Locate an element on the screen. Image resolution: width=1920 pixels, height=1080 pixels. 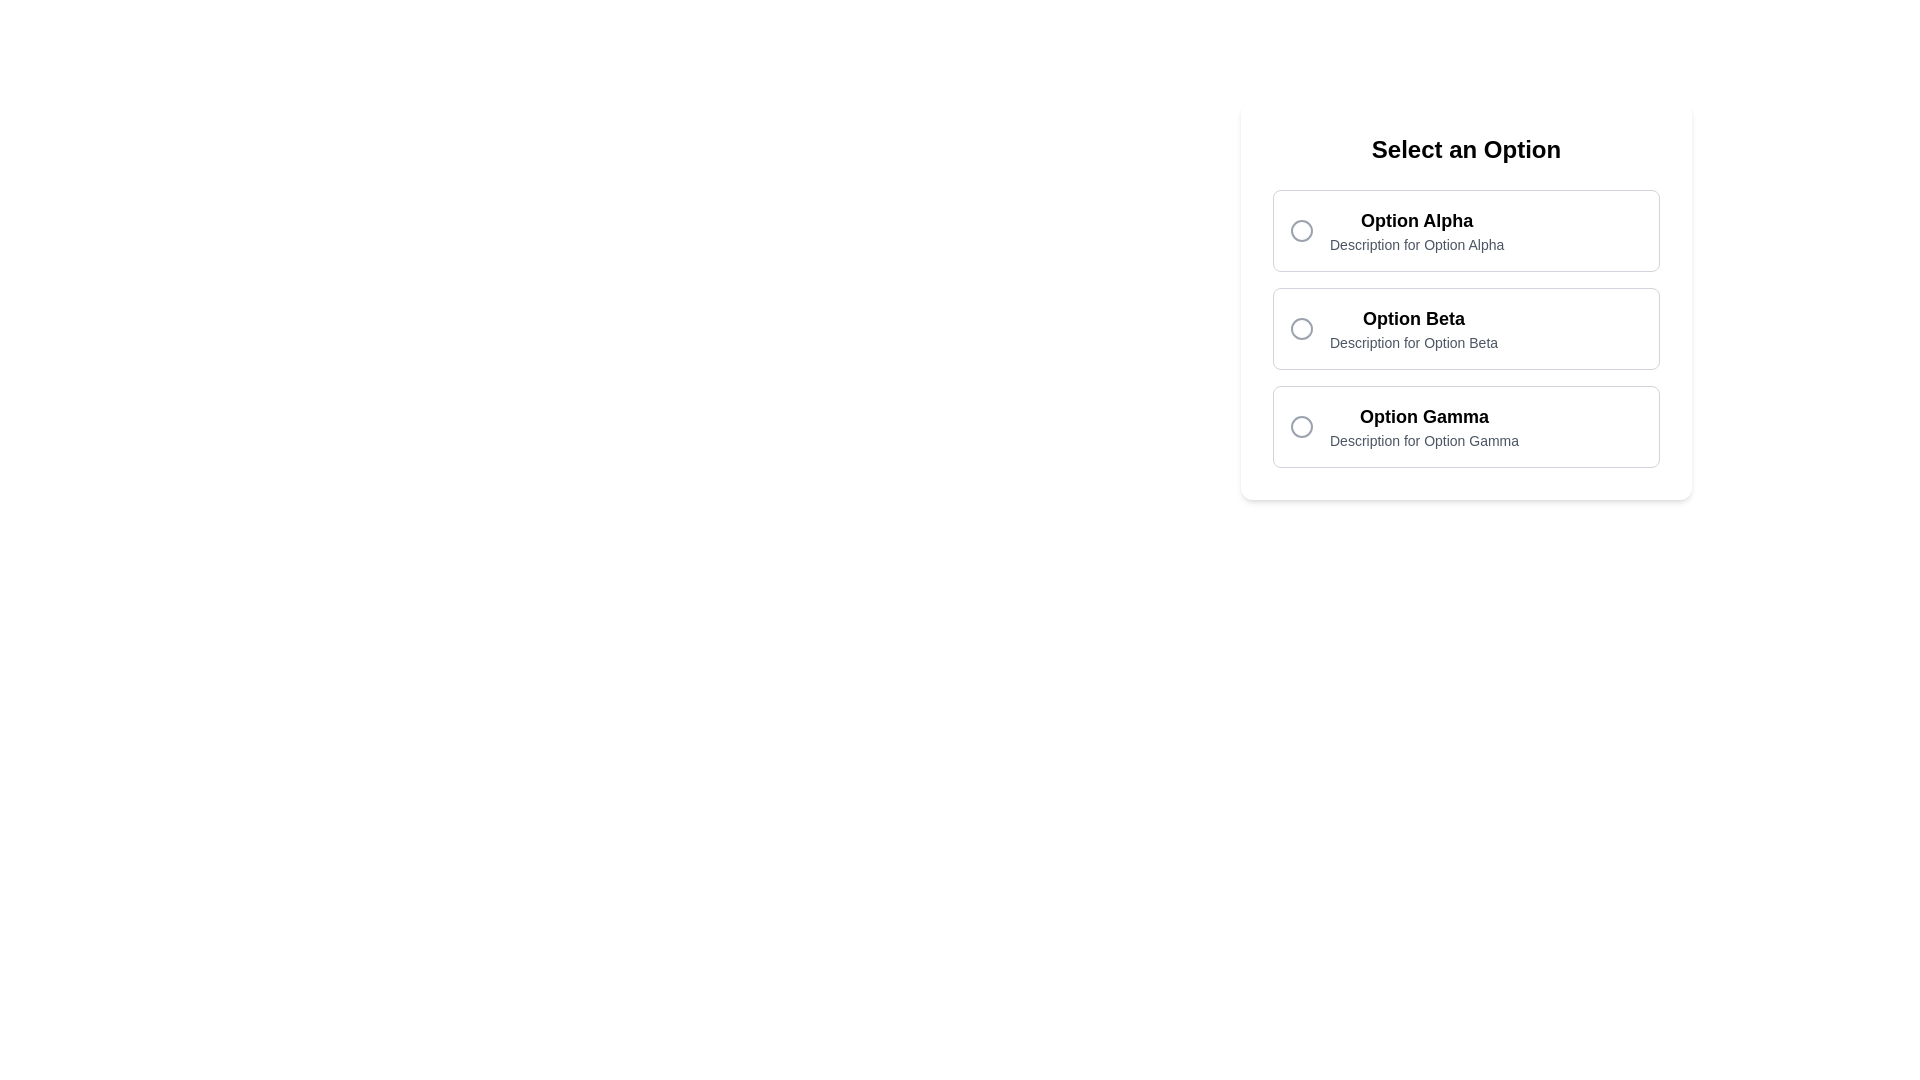
the text section of the 'Option Gamma' row, which includes the bold headline and subtitle in the third option box of the vertical list is located at coordinates (1423, 426).